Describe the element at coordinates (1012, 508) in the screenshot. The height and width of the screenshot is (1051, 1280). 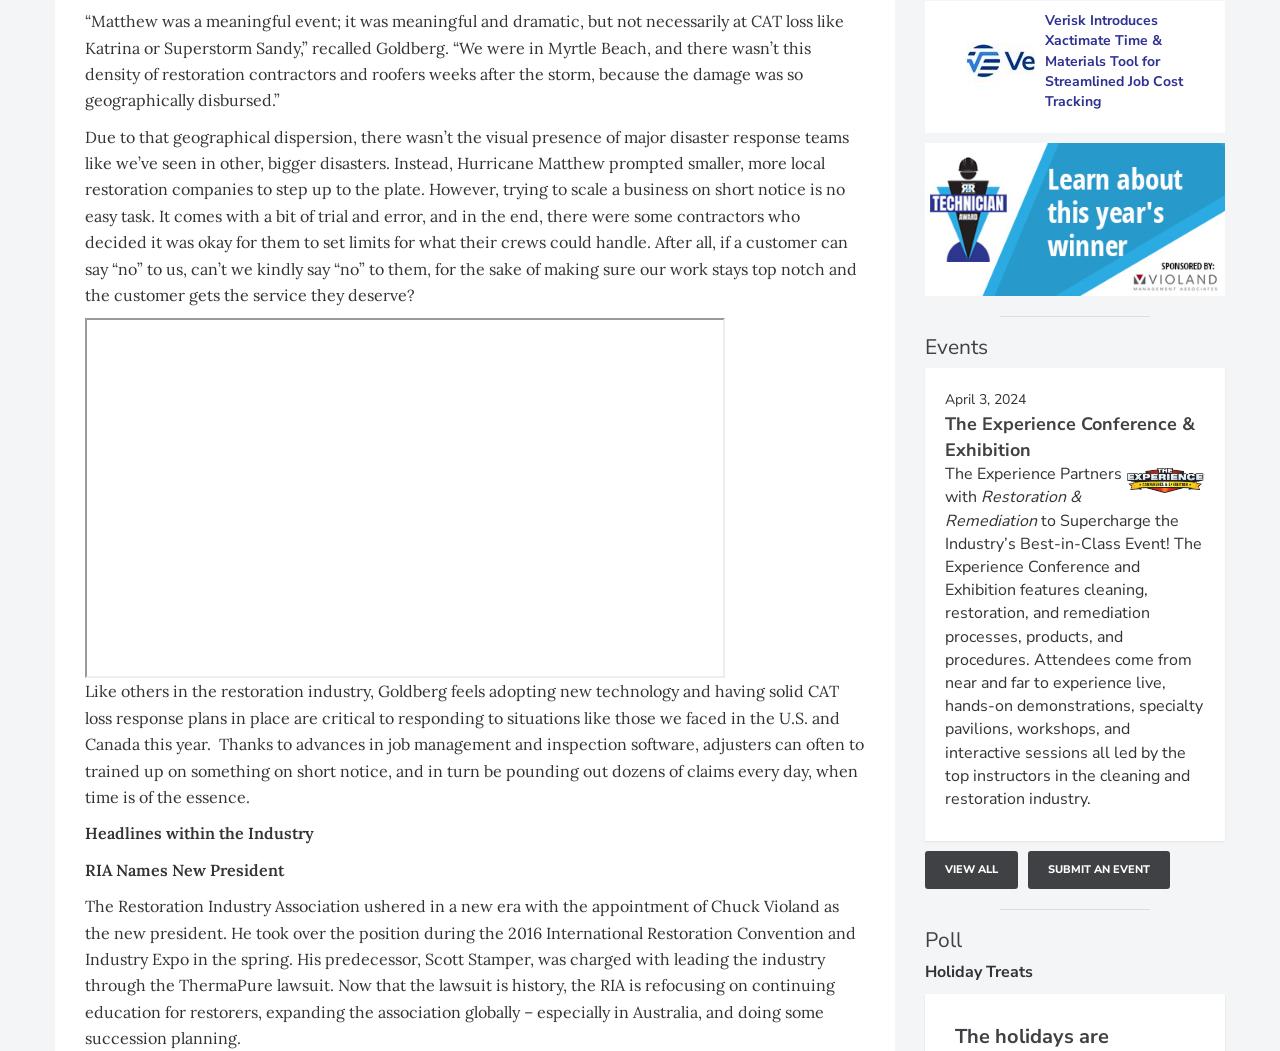
I see `'Restoration & Remediation'` at that location.